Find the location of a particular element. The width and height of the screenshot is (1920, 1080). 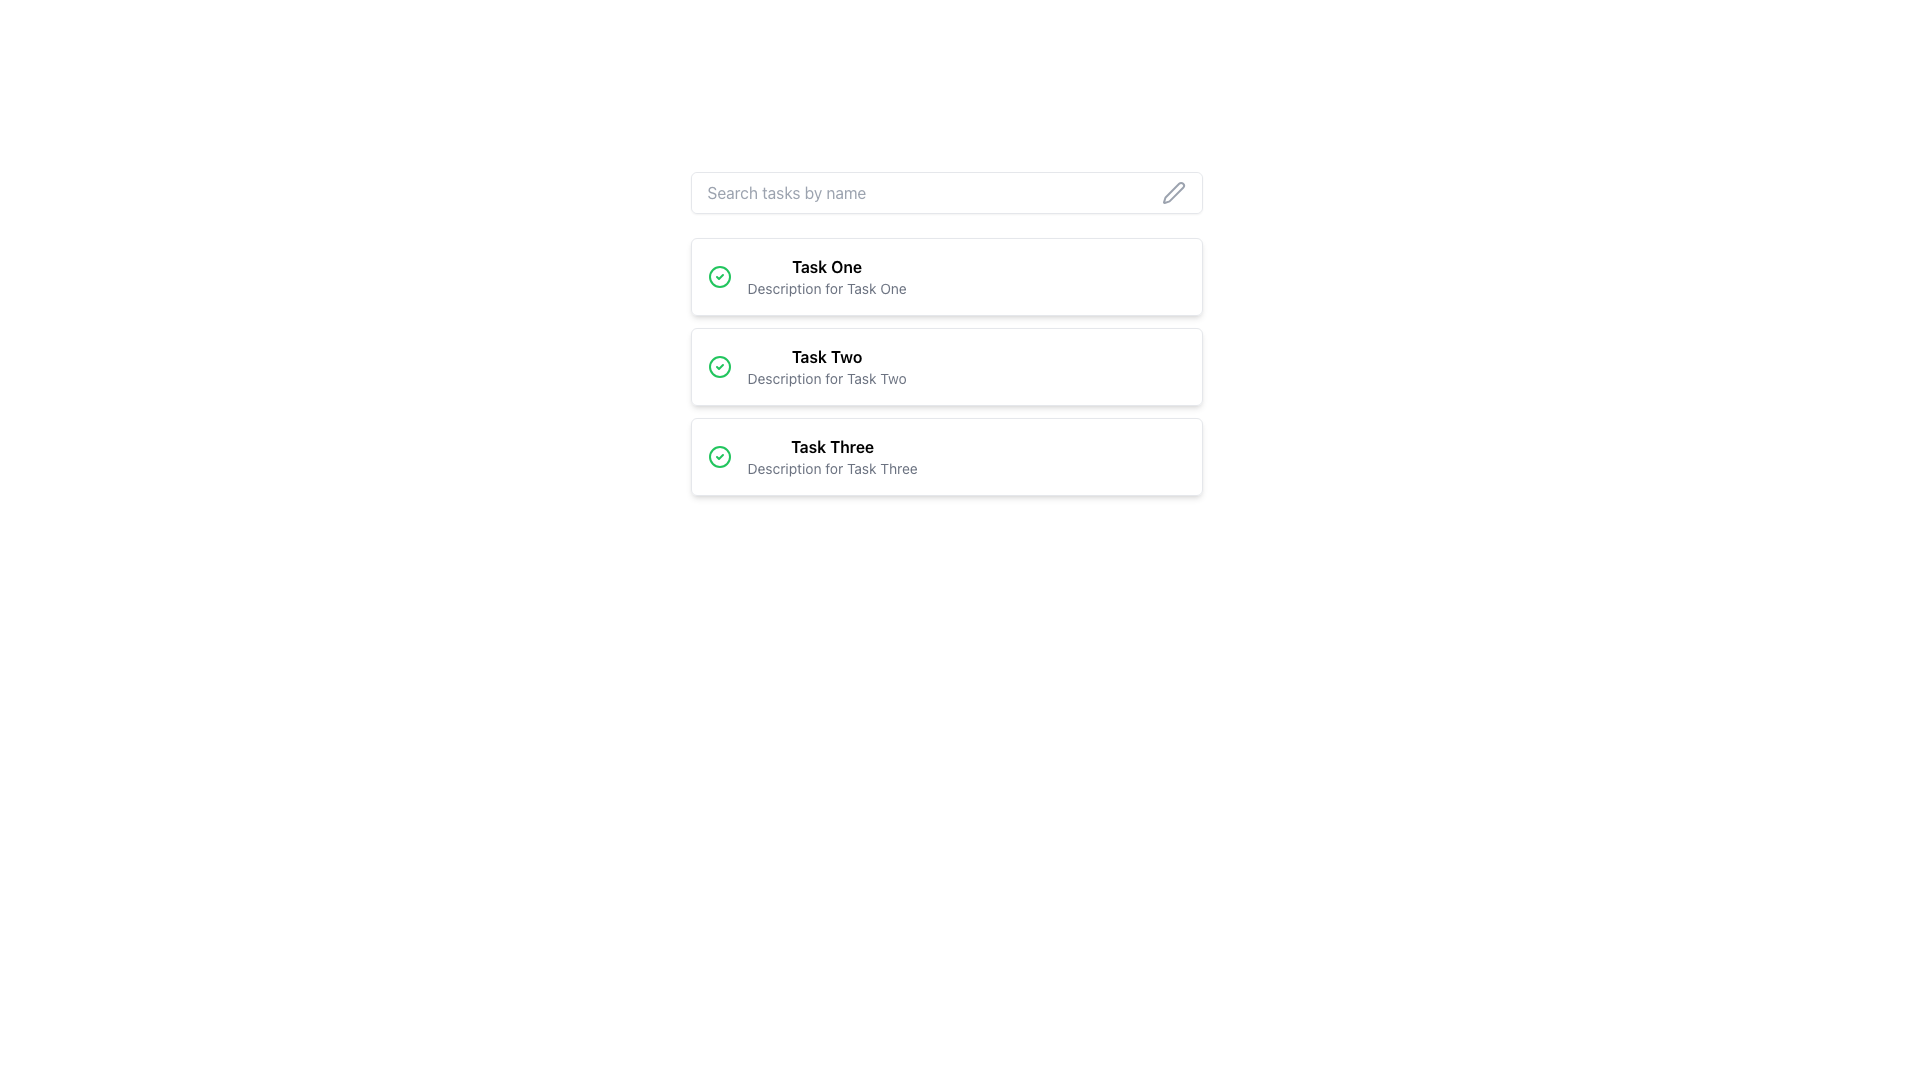

the title text element for 'Task Three', which is located in the upper section of the third card in a vertically stacked list of tasks is located at coordinates (832, 446).